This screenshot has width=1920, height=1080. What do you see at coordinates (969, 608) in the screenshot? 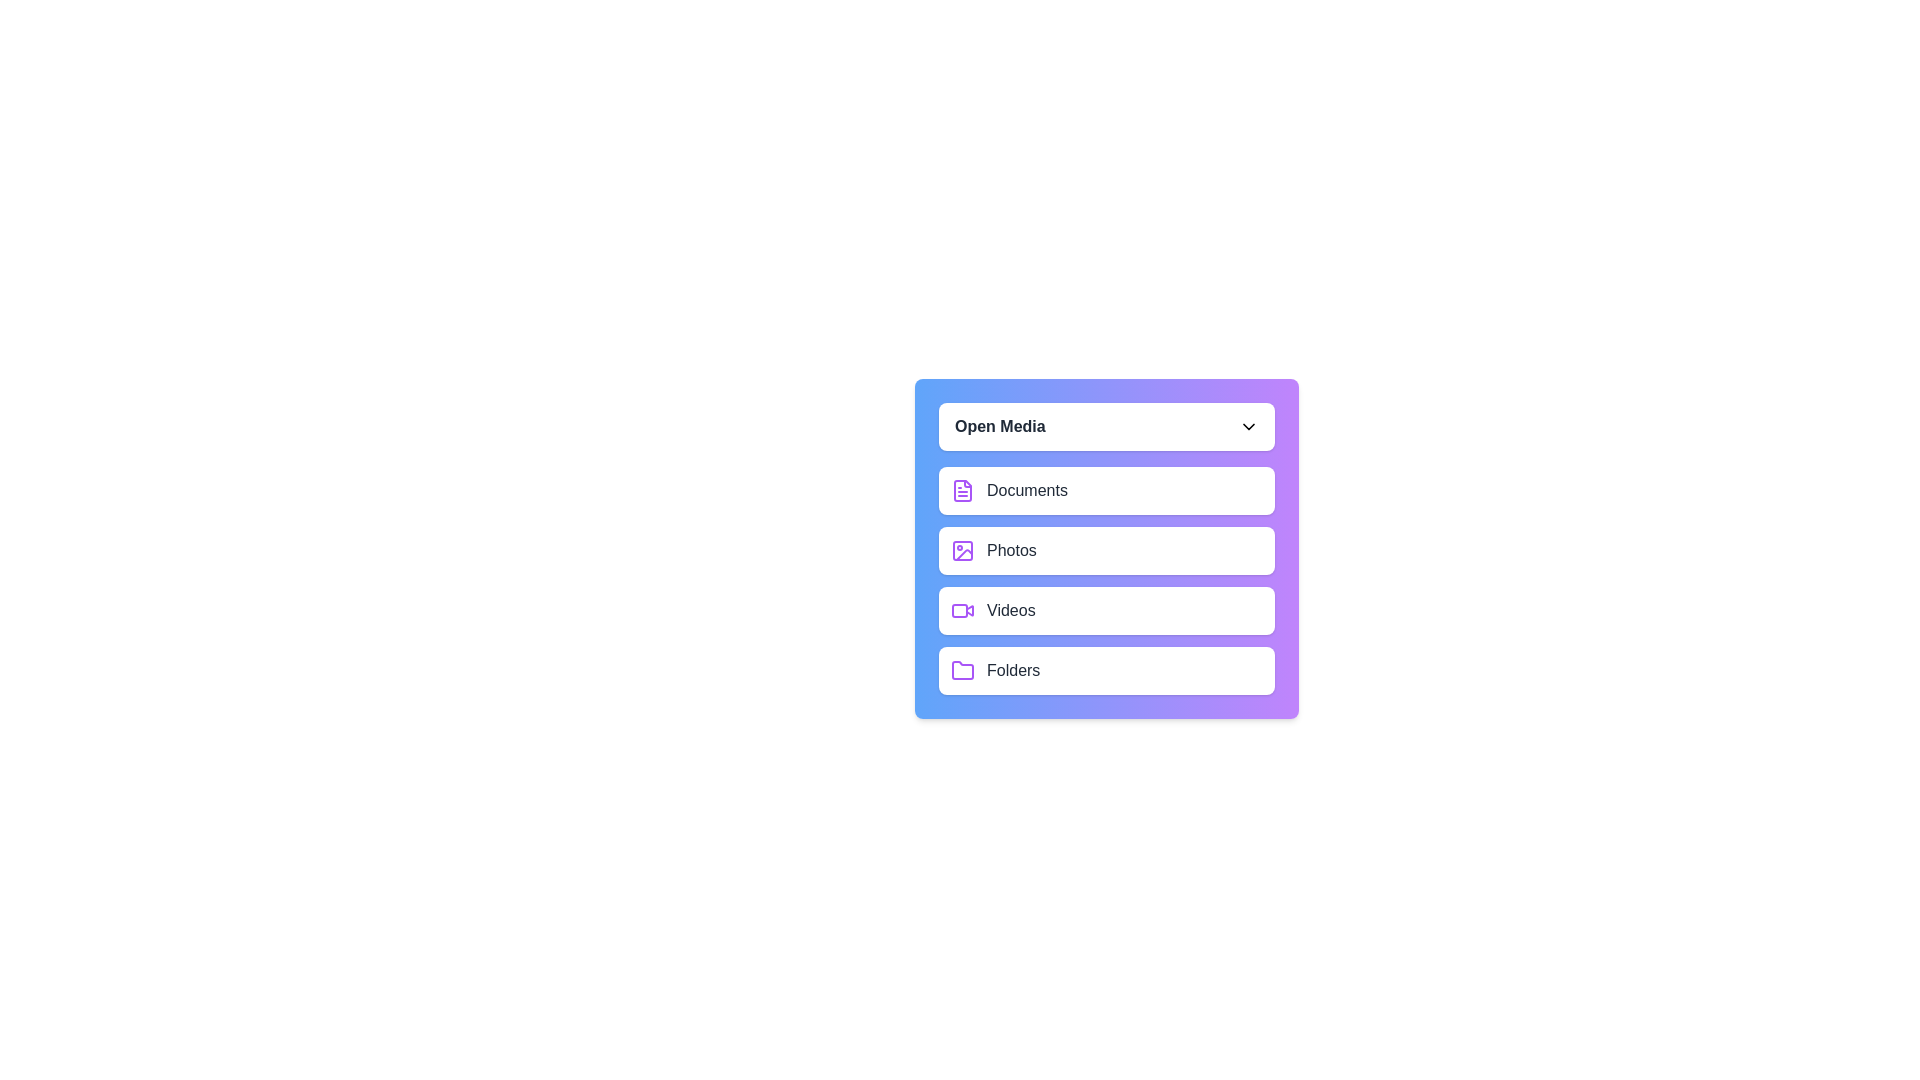
I see `the video camera icon in the third row of the vertical list labeled 'Videos'` at bounding box center [969, 608].